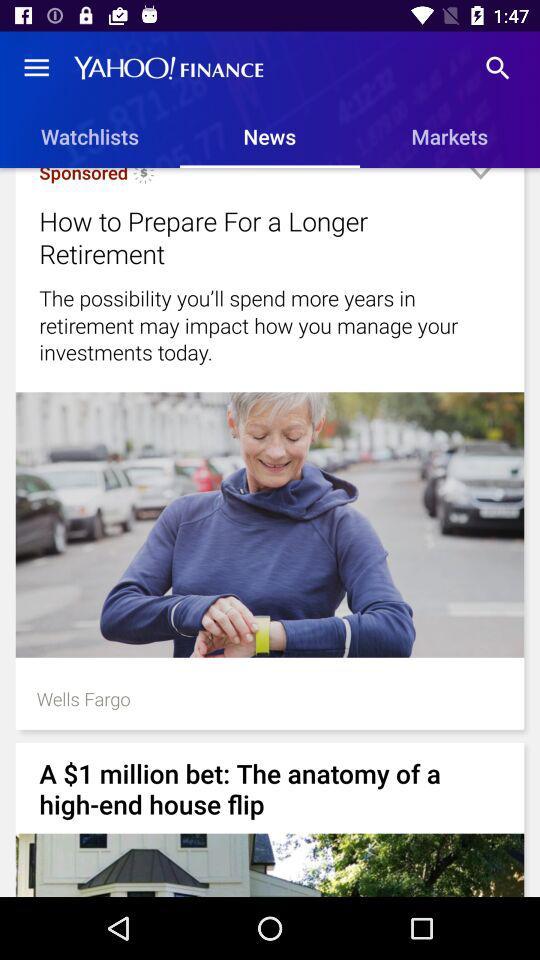  Describe the element at coordinates (479, 181) in the screenshot. I see `the item` at that location.